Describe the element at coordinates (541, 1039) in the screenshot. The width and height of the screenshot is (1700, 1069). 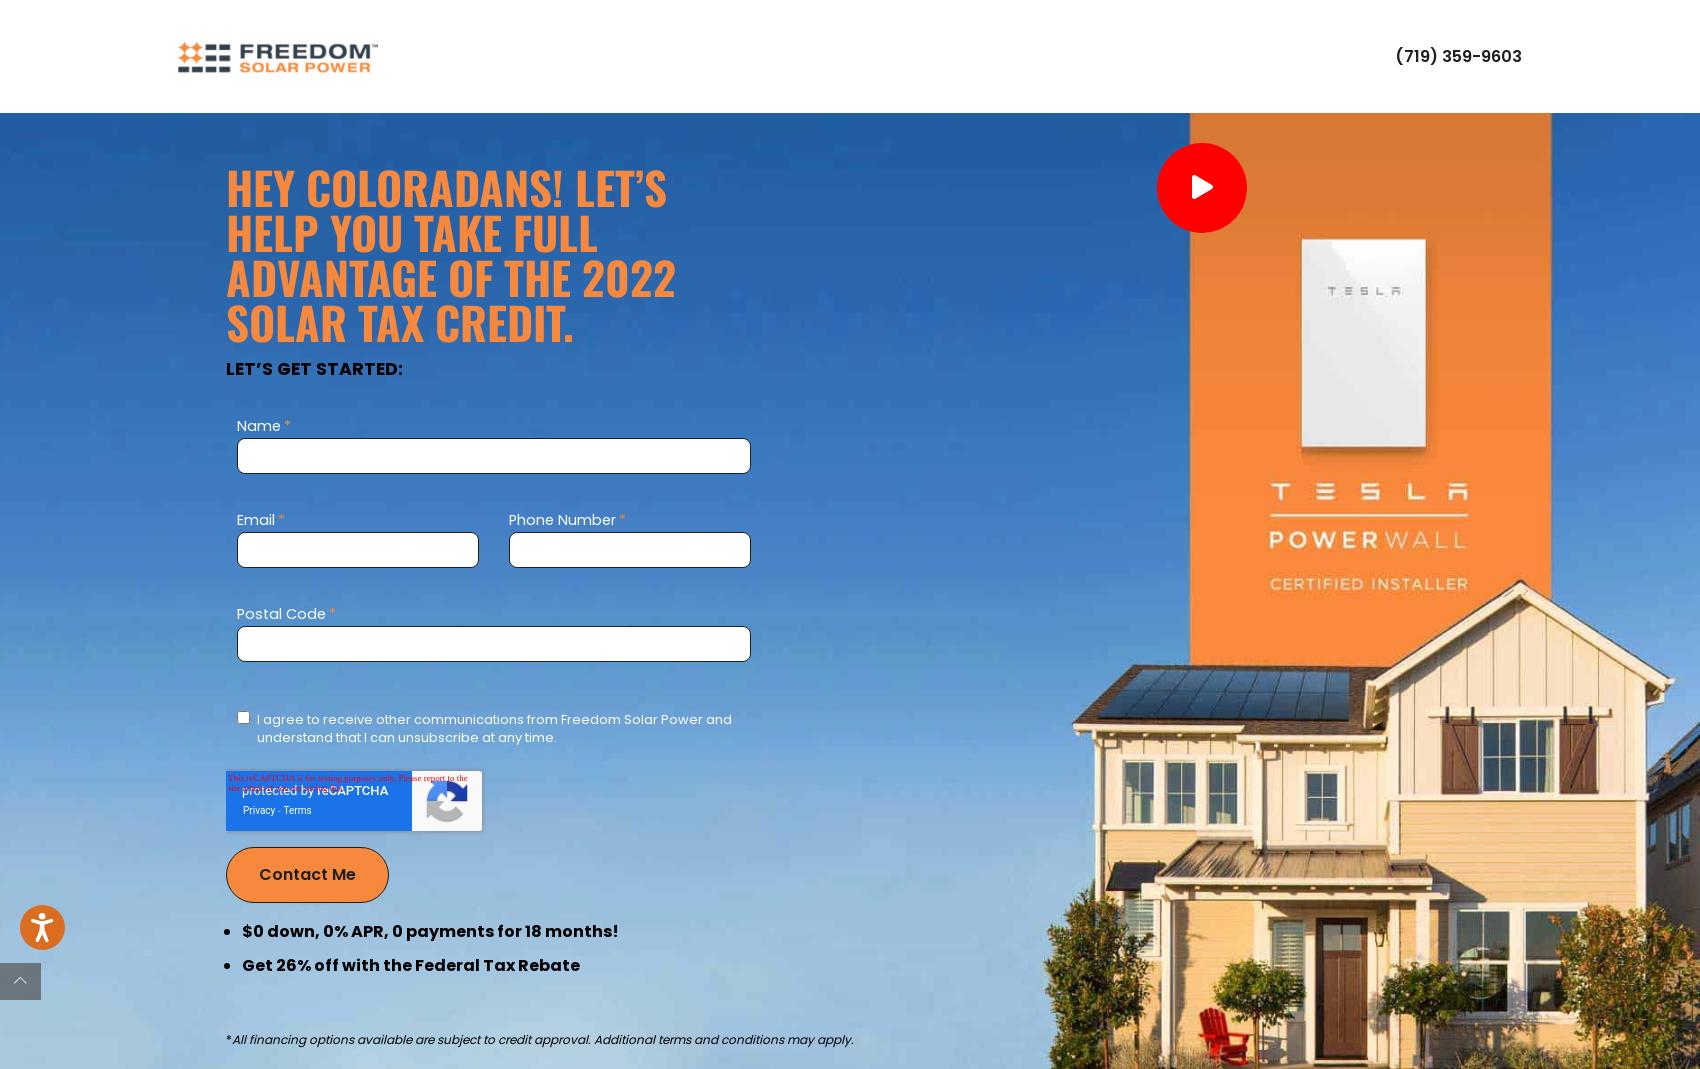
I see `'All financing options available are subject to credit approval. Additional terms and conditions may apply.'` at that location.